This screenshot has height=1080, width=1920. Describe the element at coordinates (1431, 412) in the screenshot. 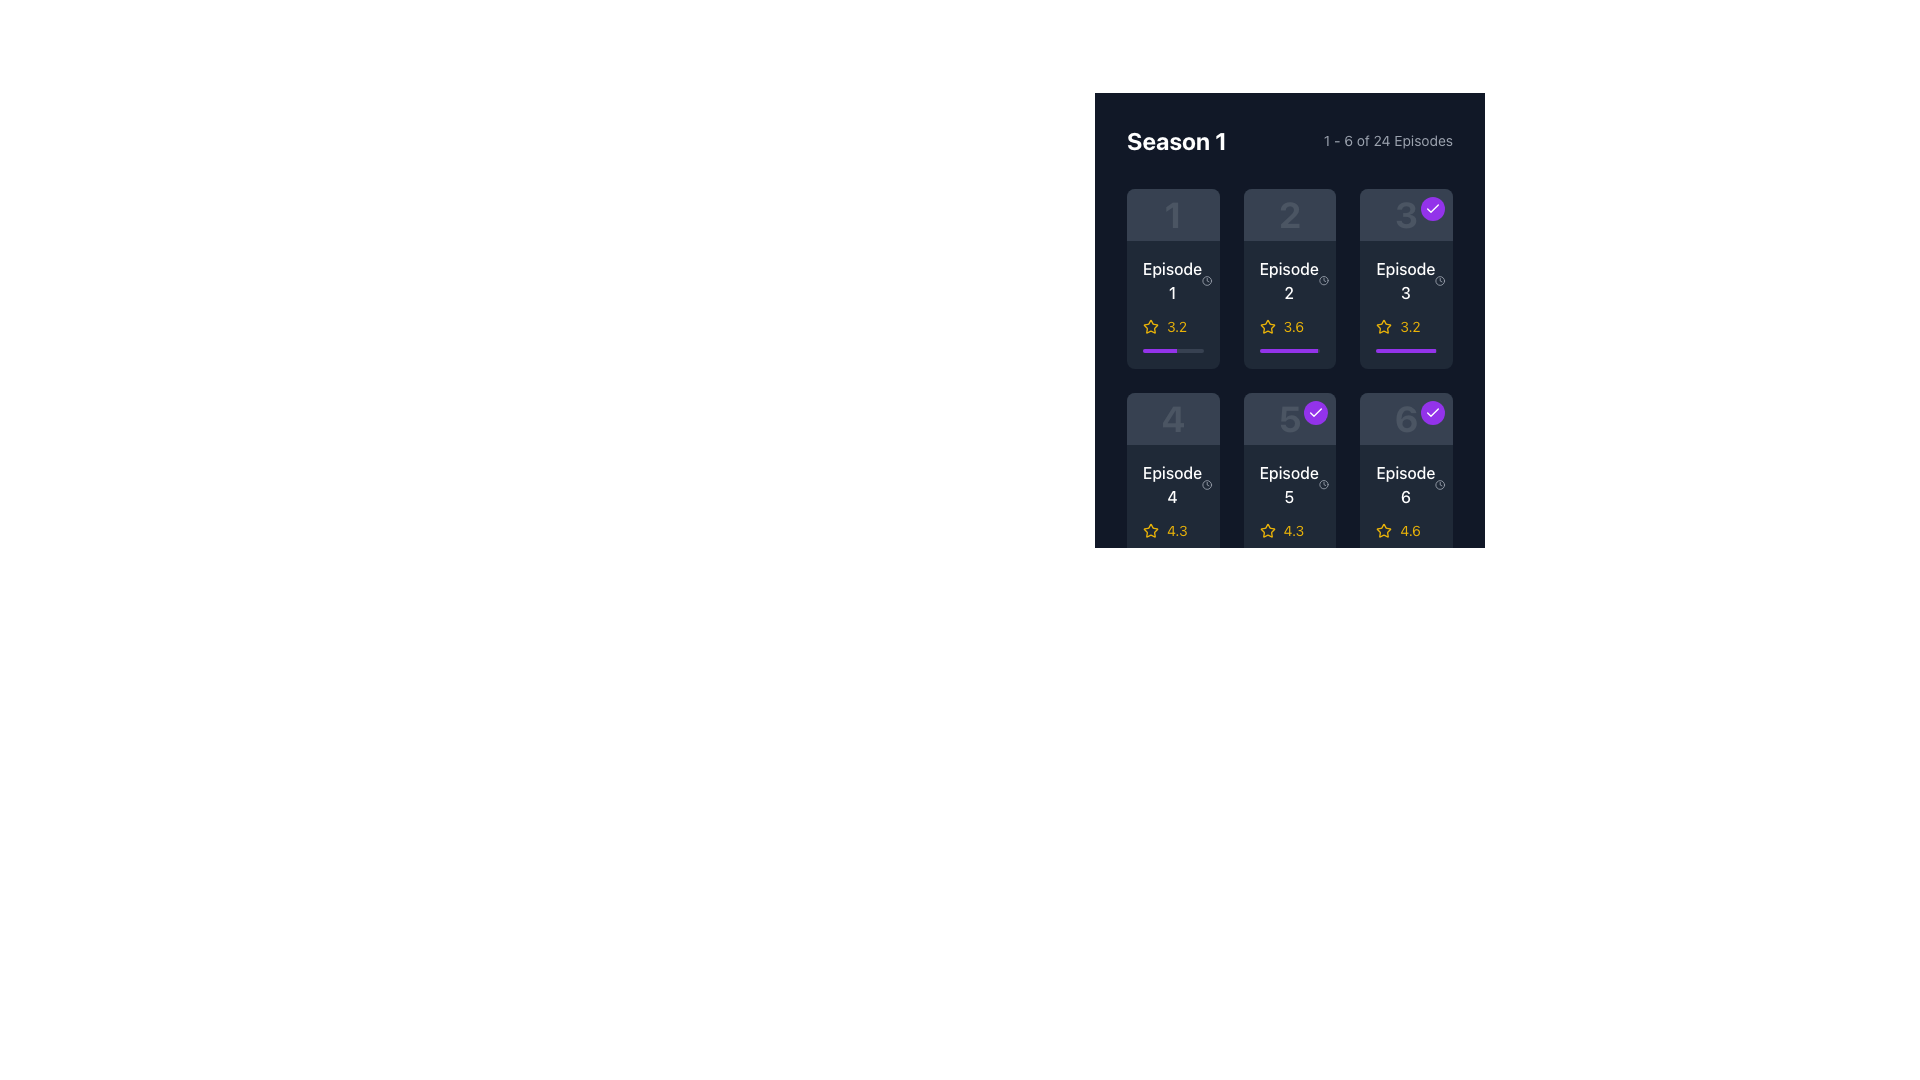

I see `the circular icon button with a purple background and white checkmark in the top-right corner of the 'Episode 6' card in the grid layout under 'Season 1'` at that location.